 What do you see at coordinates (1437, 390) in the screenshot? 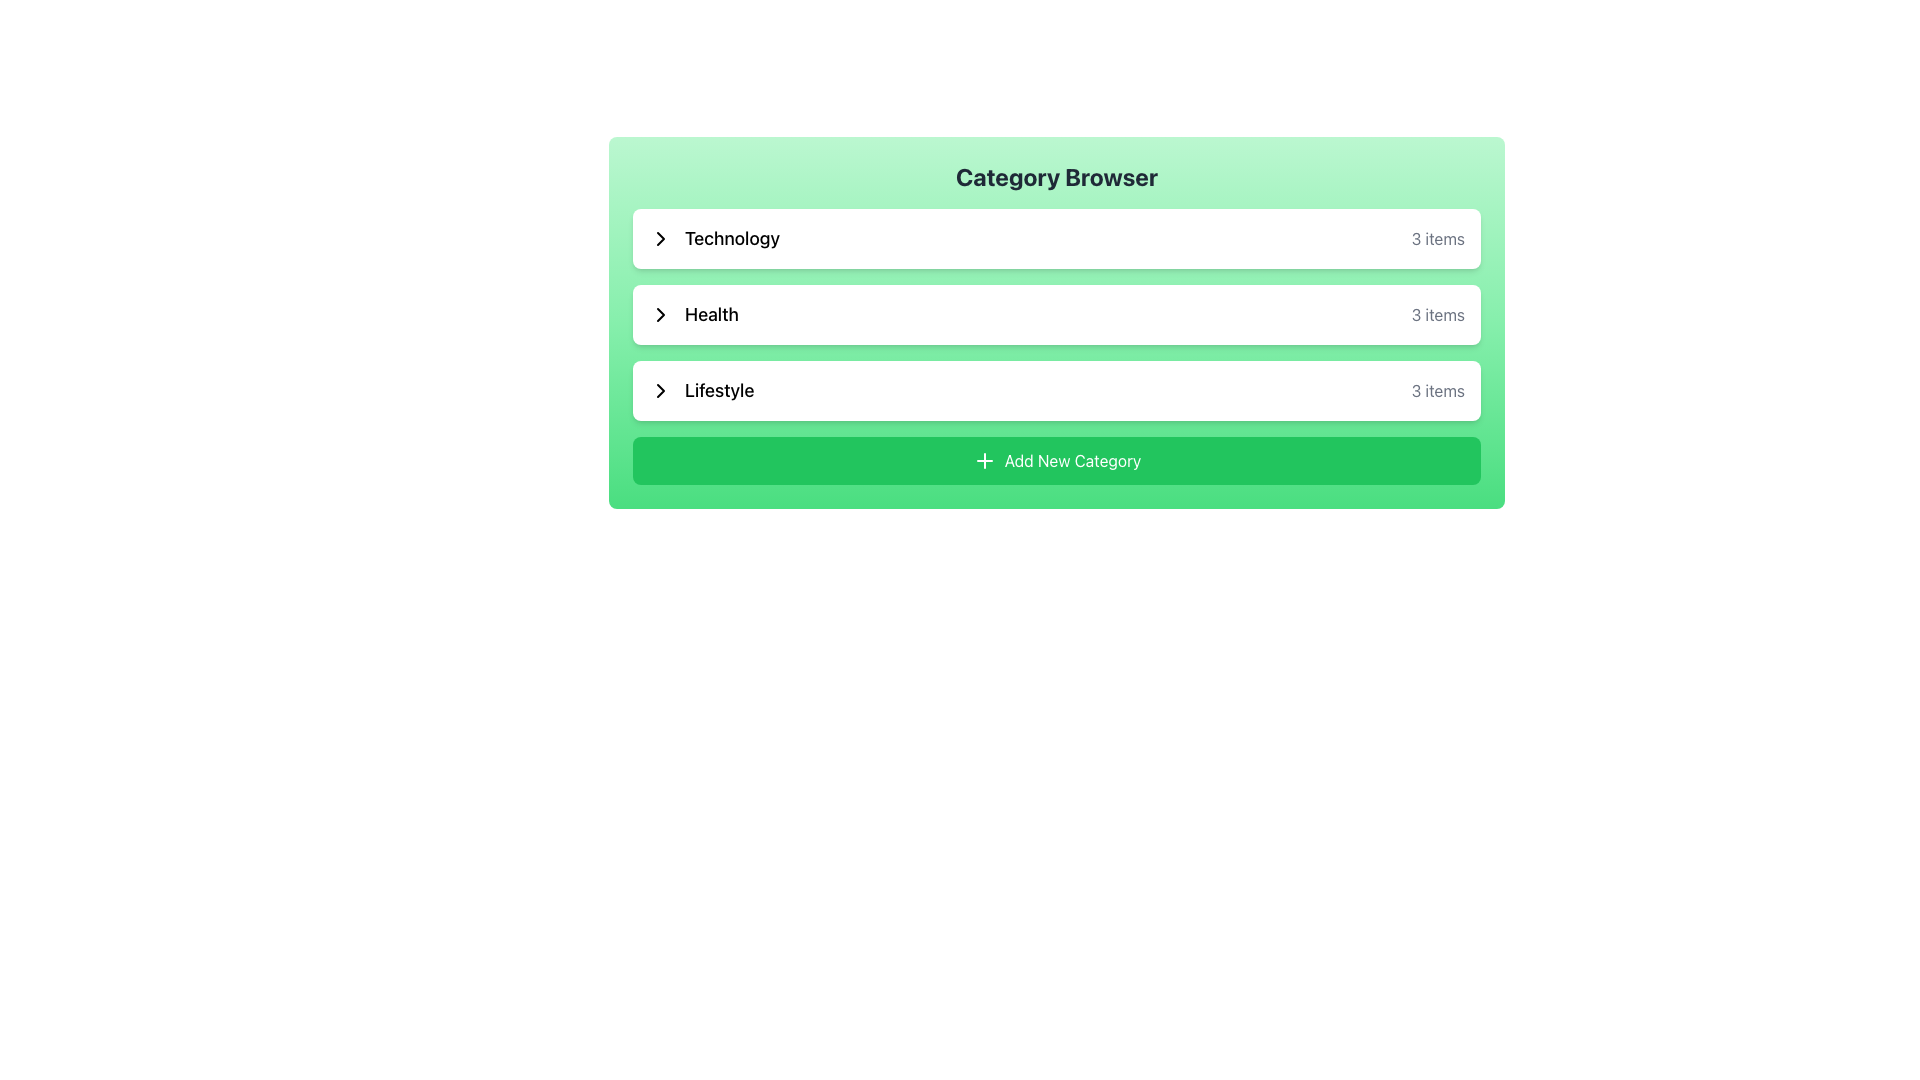
I see `the static text label displaying '3 items' in light gray, located at the right end of the 'Lifestyle' category row` at bounding box center [1437, 390].